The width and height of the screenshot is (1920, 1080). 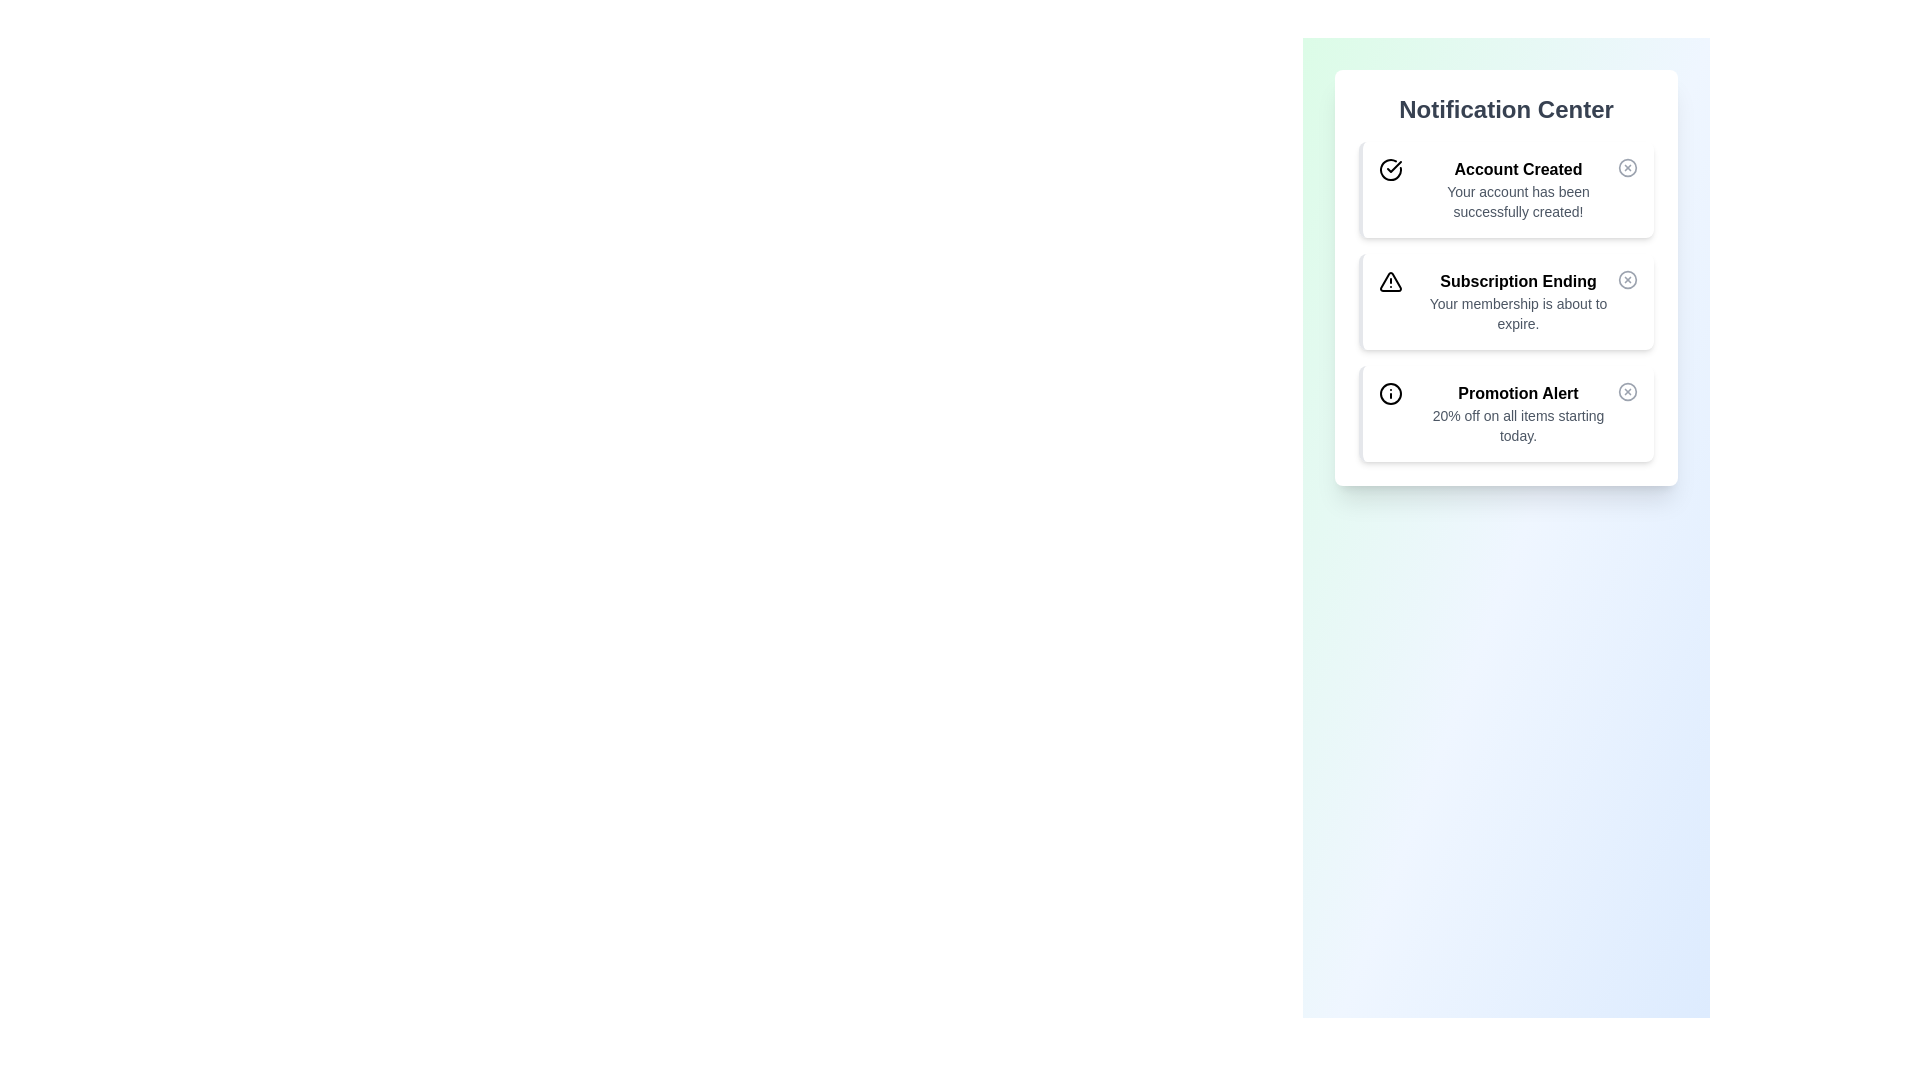 What do you see at coordinates (1393, 165) in the screenshot?
I see `checkmark icon element in the first notification card within the Notification Center section using developer tools` at bounding box center [1393, 165].